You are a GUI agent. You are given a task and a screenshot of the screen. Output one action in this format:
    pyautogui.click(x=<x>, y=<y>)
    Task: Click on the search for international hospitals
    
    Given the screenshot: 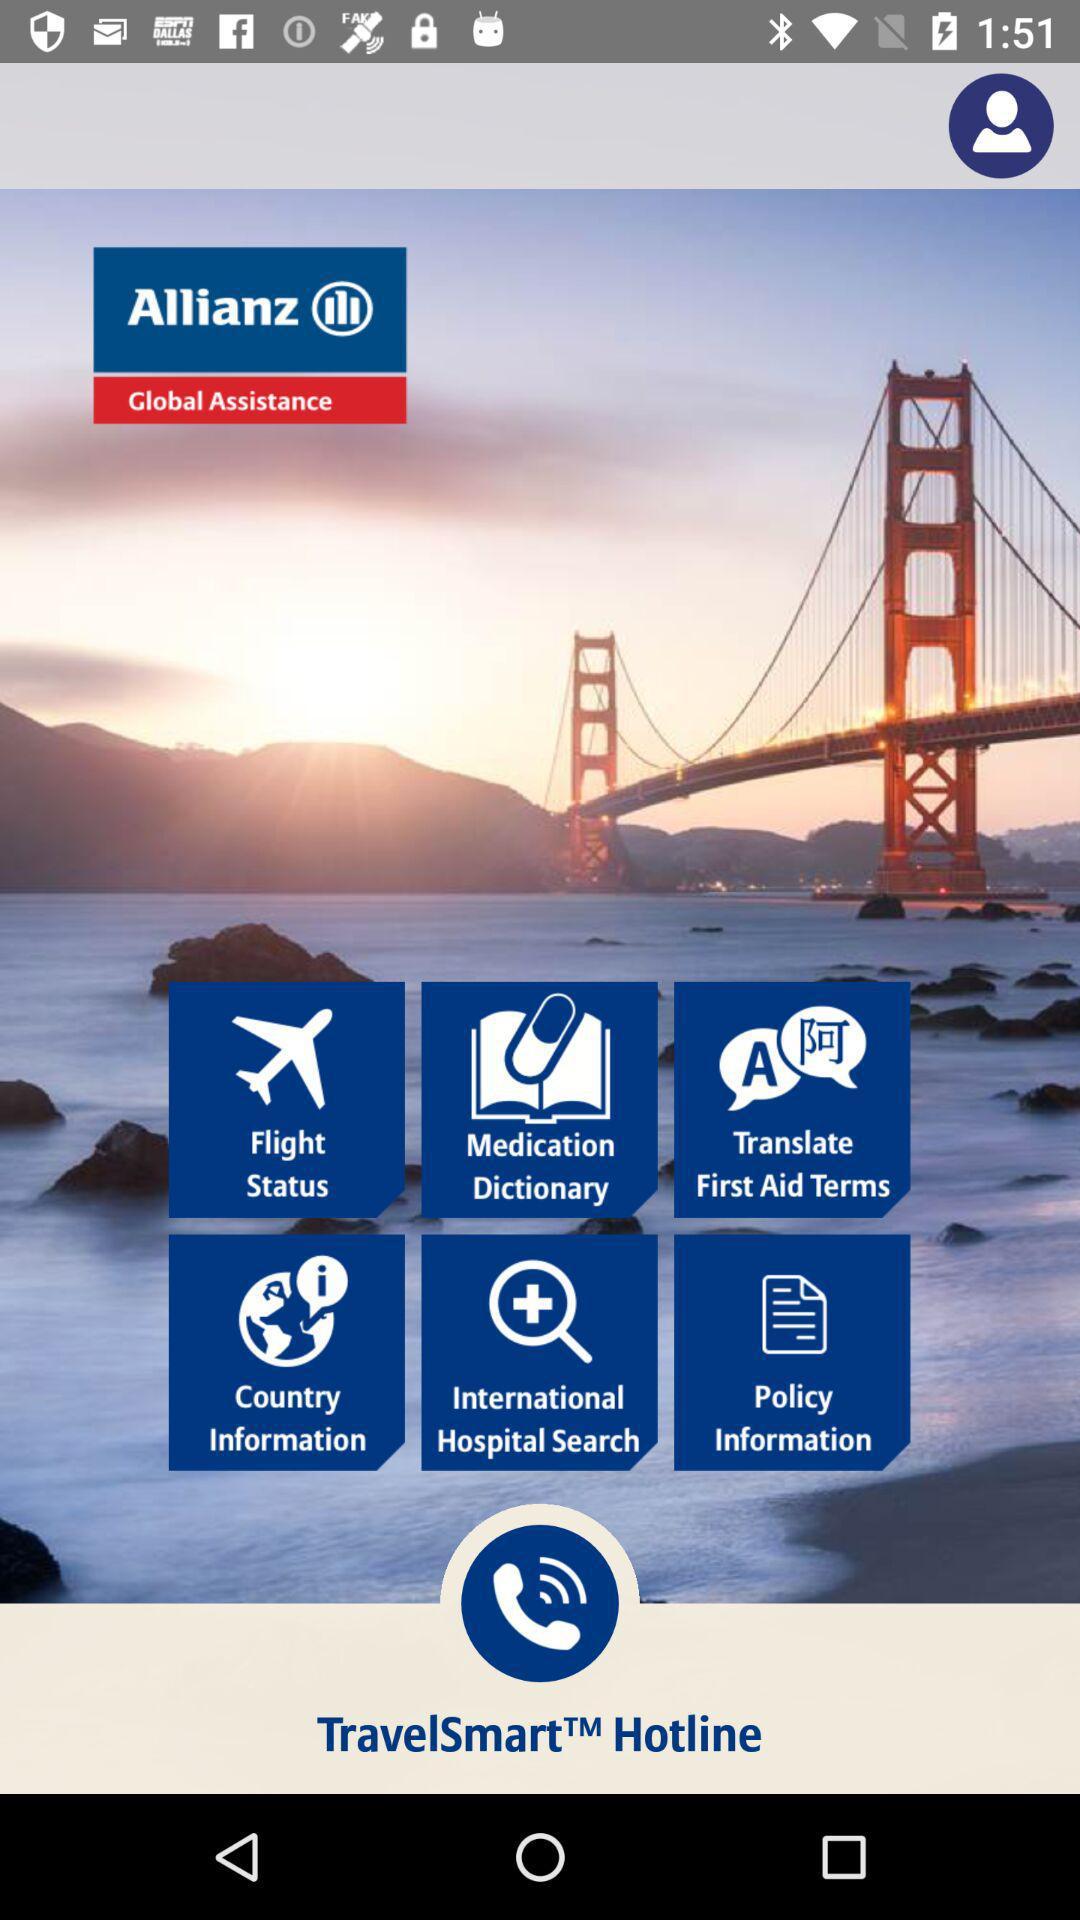 What is the action you would take?
    pyautogui.click(x=538, y=1352)
    